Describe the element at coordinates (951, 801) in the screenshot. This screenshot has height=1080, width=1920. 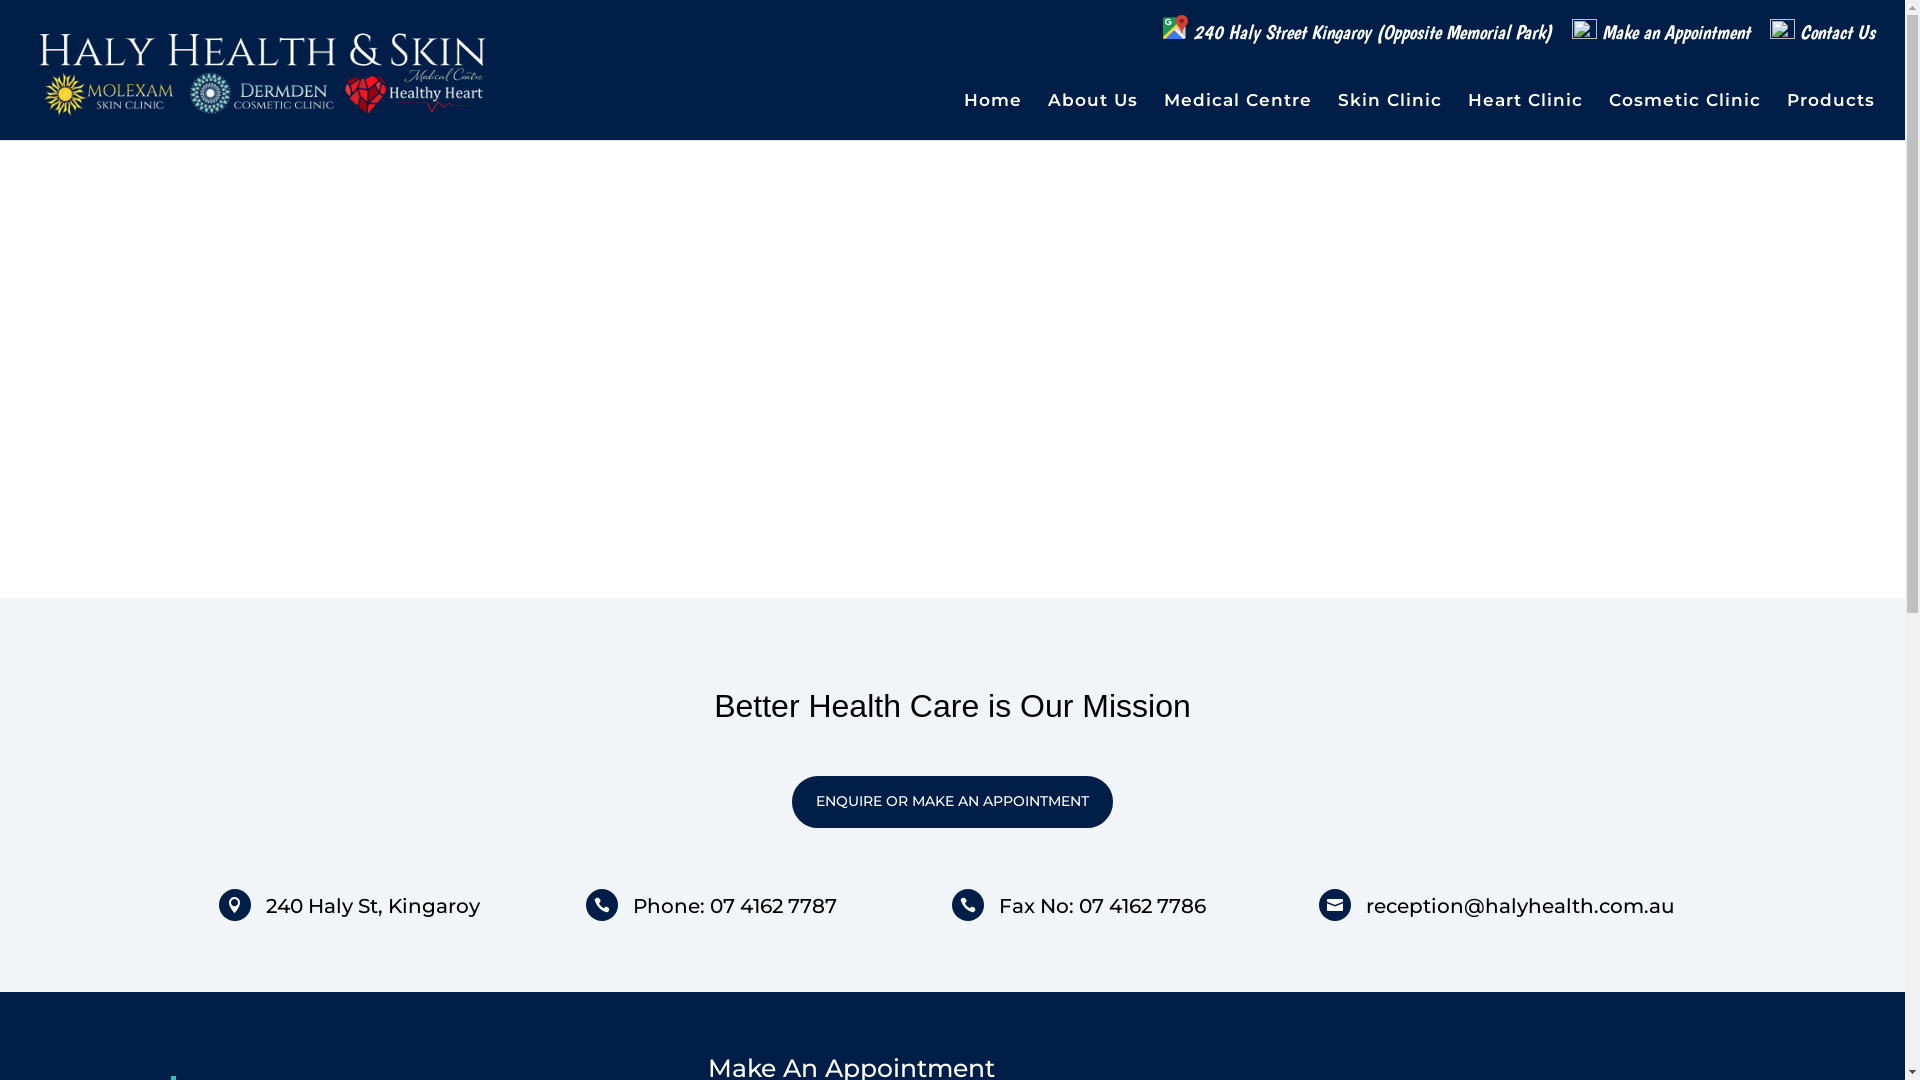
I see `'ENQUIRE OR MAKE AN APPOINTMENT'` at that location.